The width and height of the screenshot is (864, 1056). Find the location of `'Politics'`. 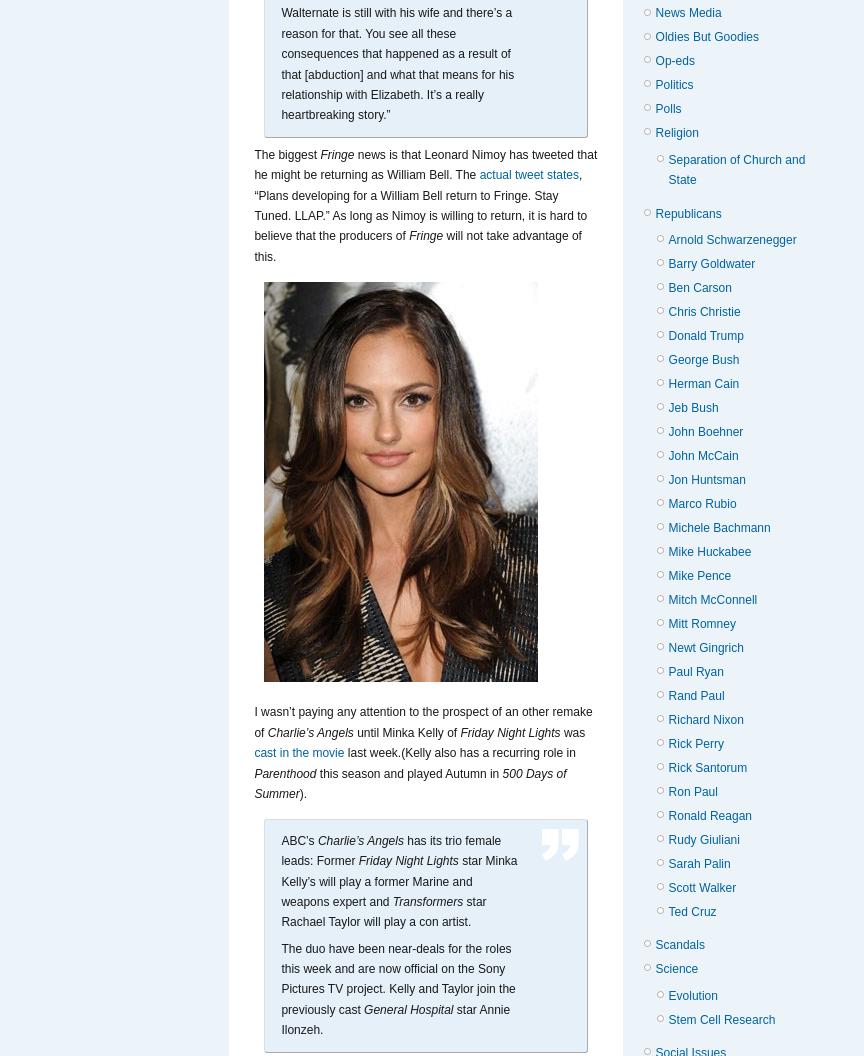

'Politics' is located at coordinates (674, 84).